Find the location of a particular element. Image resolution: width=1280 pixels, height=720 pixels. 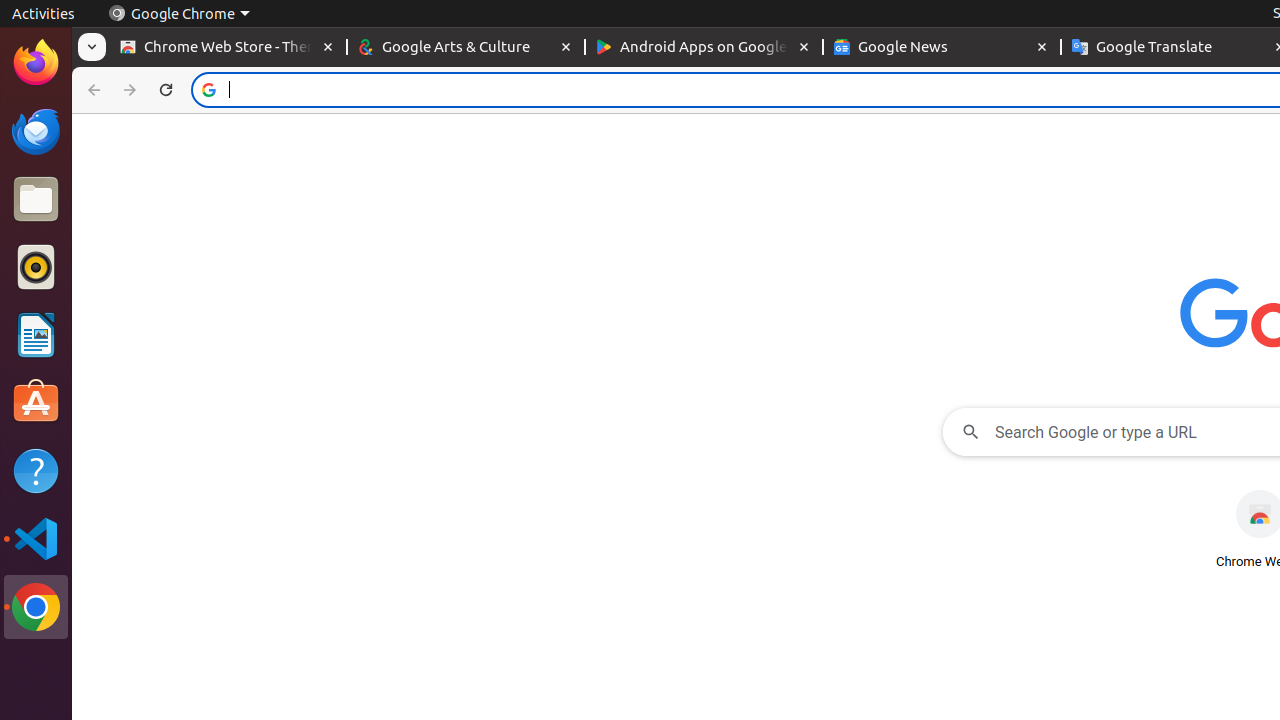

'Google Chrome' is located at coordinates (178, 13).